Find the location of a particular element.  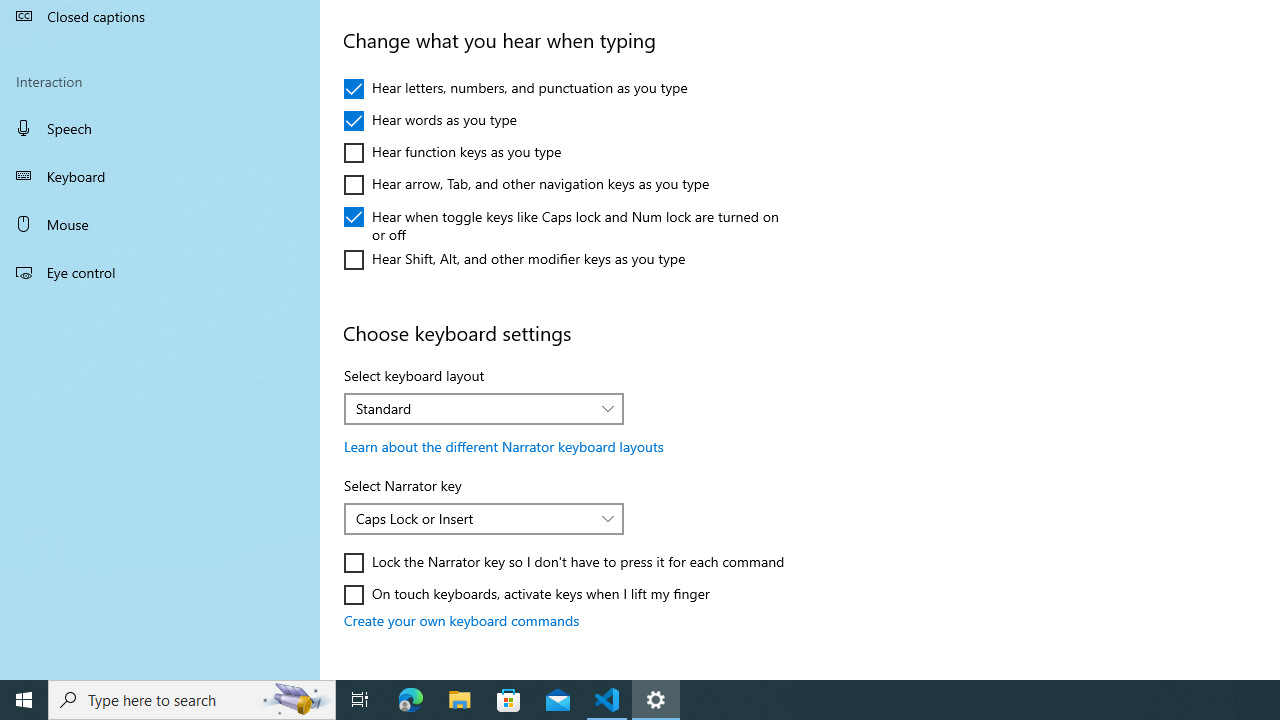

'Learn about the different Narrator keyboard layouts' is located at coordinates (504, 445).